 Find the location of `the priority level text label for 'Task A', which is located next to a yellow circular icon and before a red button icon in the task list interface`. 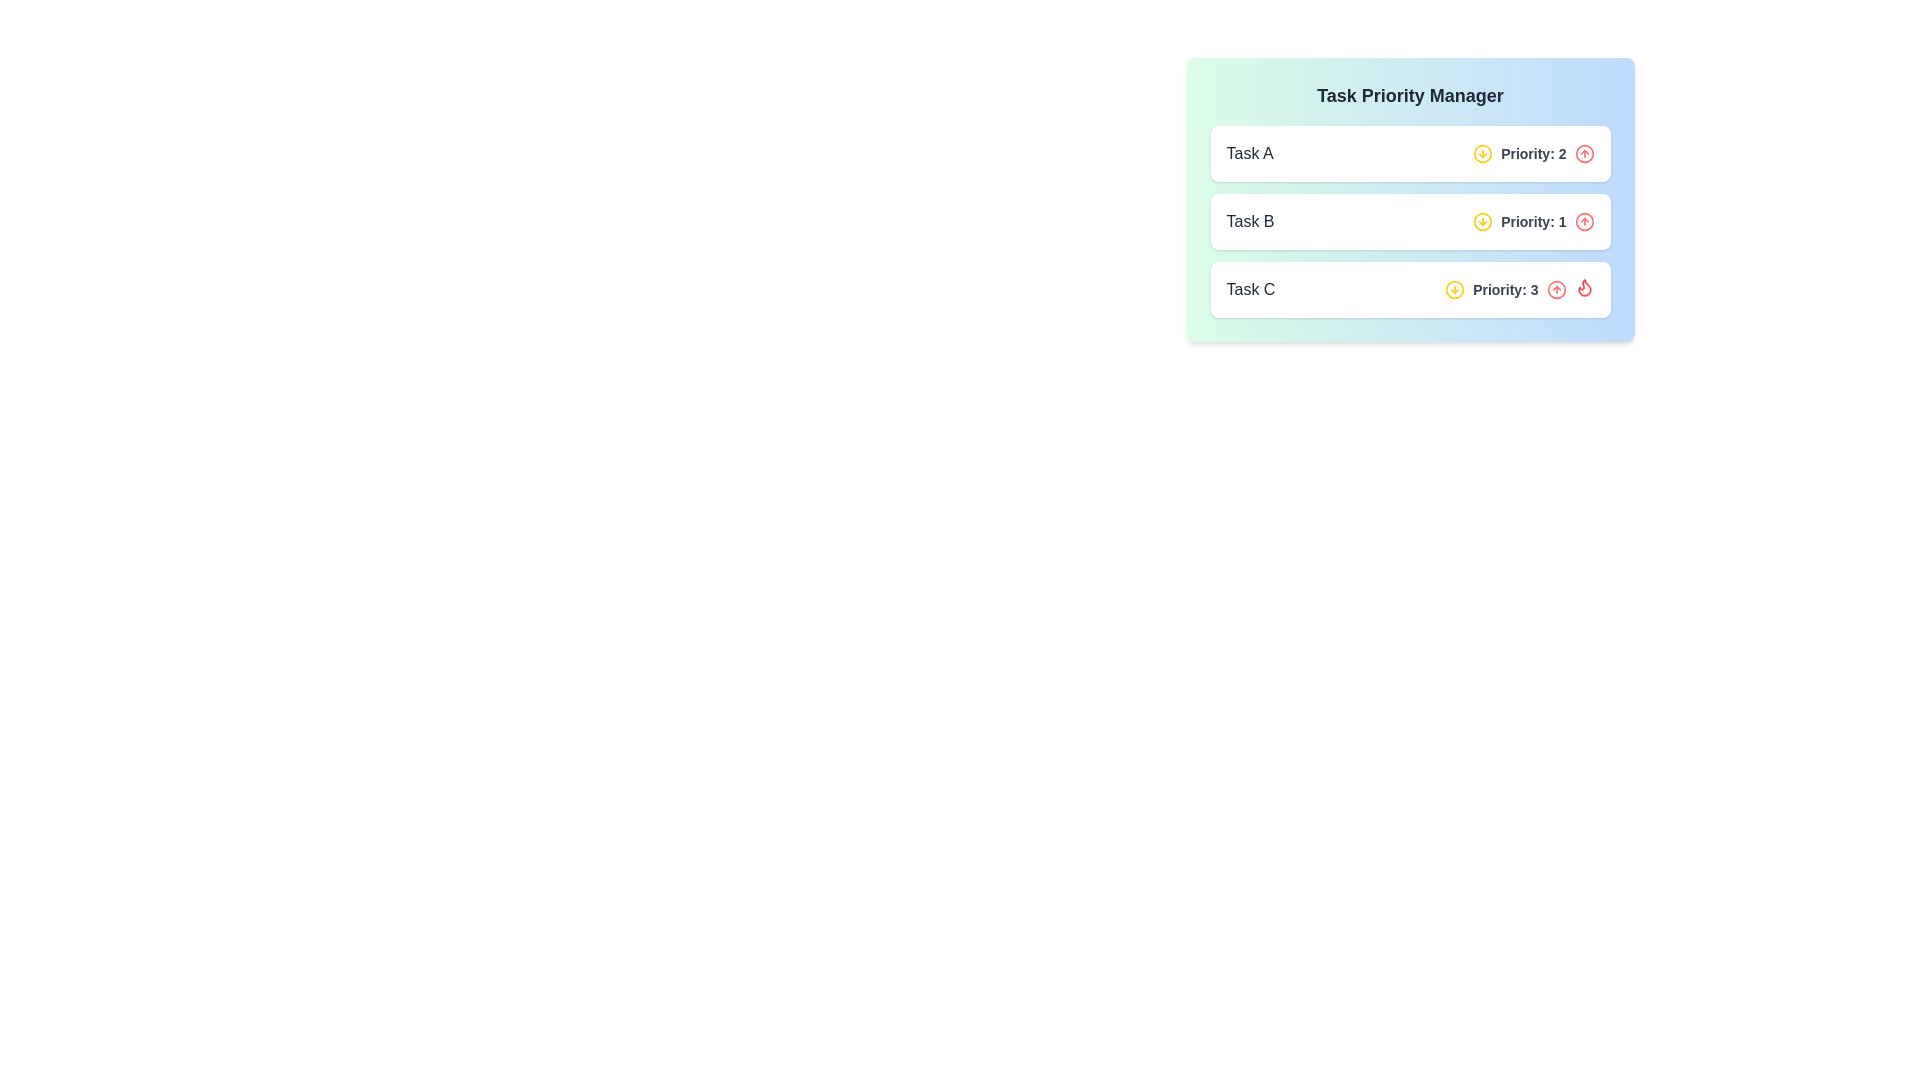

the priority level text label for 'Task A', which is located next to a yellow circular icon and before a red button icon in the task list interface is located at coordinates (1532, 153).